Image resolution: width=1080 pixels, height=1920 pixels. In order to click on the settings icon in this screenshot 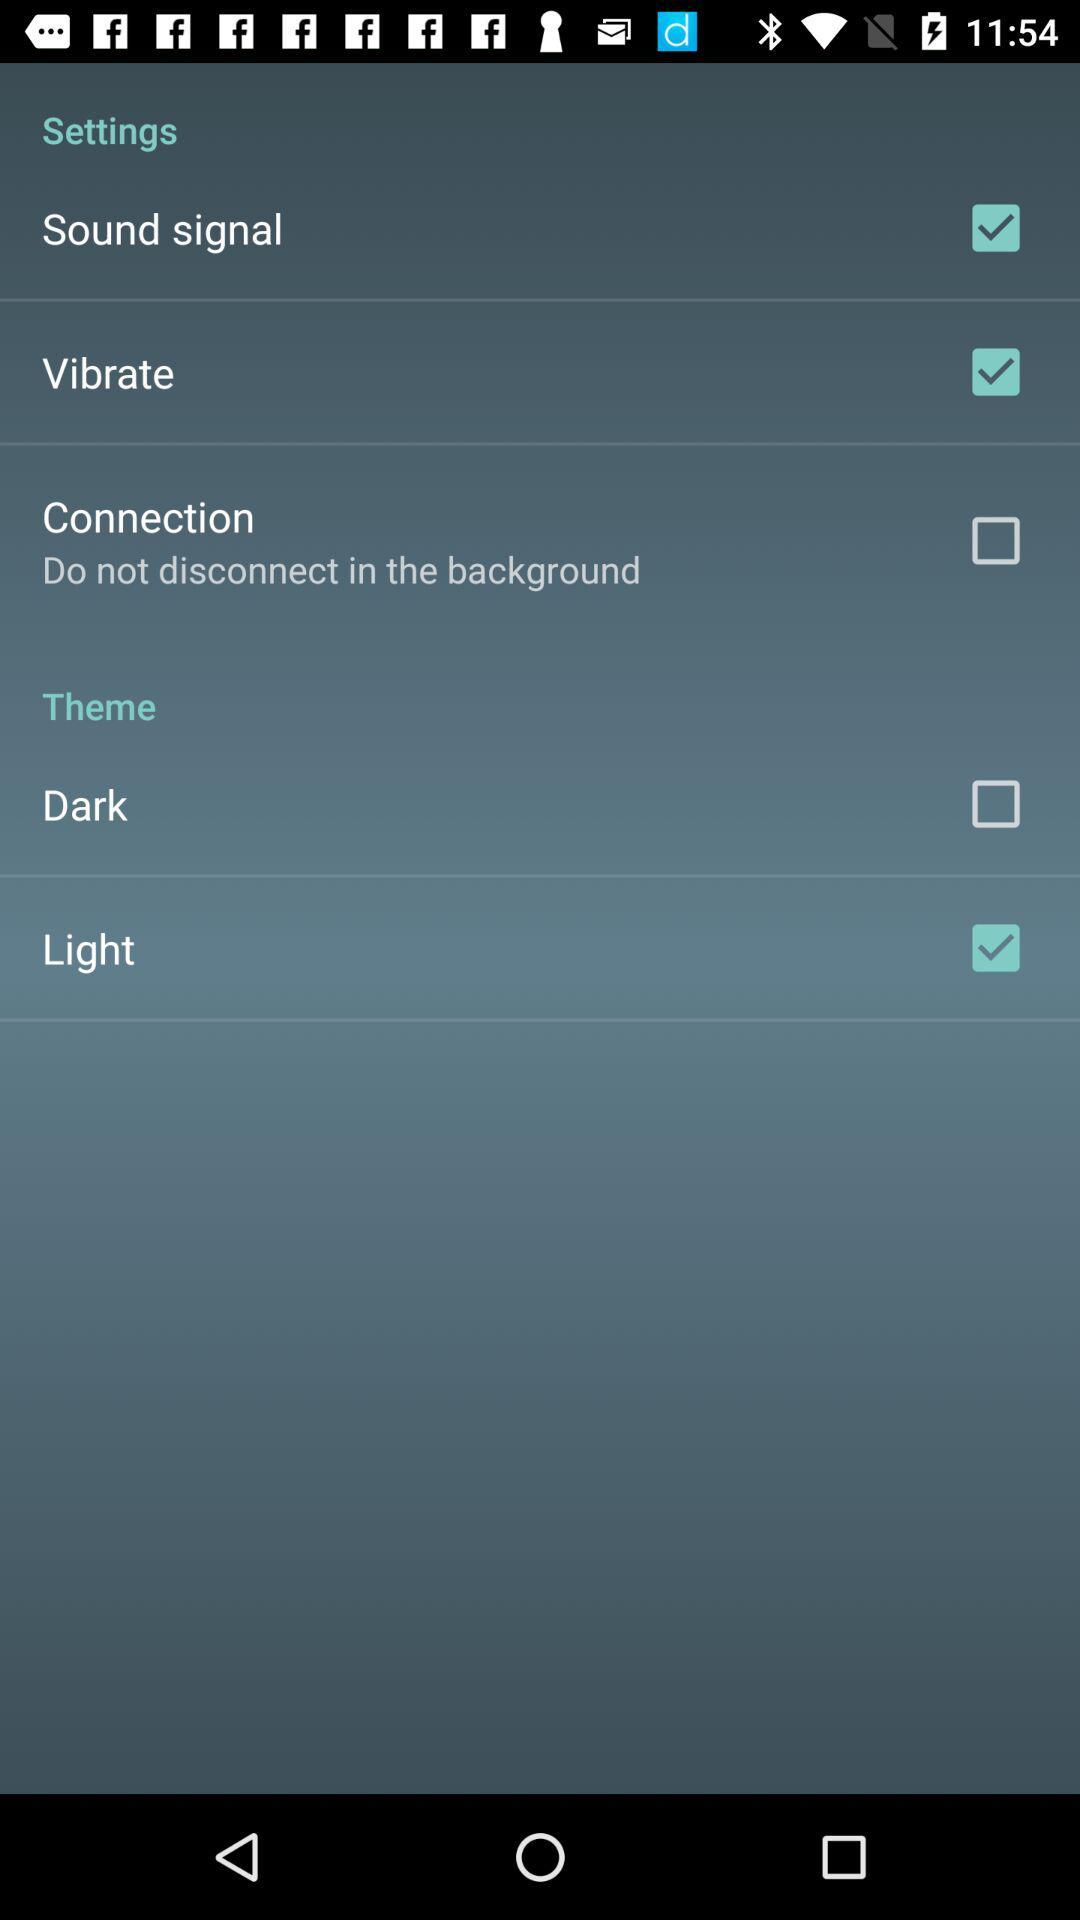, I will do `click(540, 107)`.